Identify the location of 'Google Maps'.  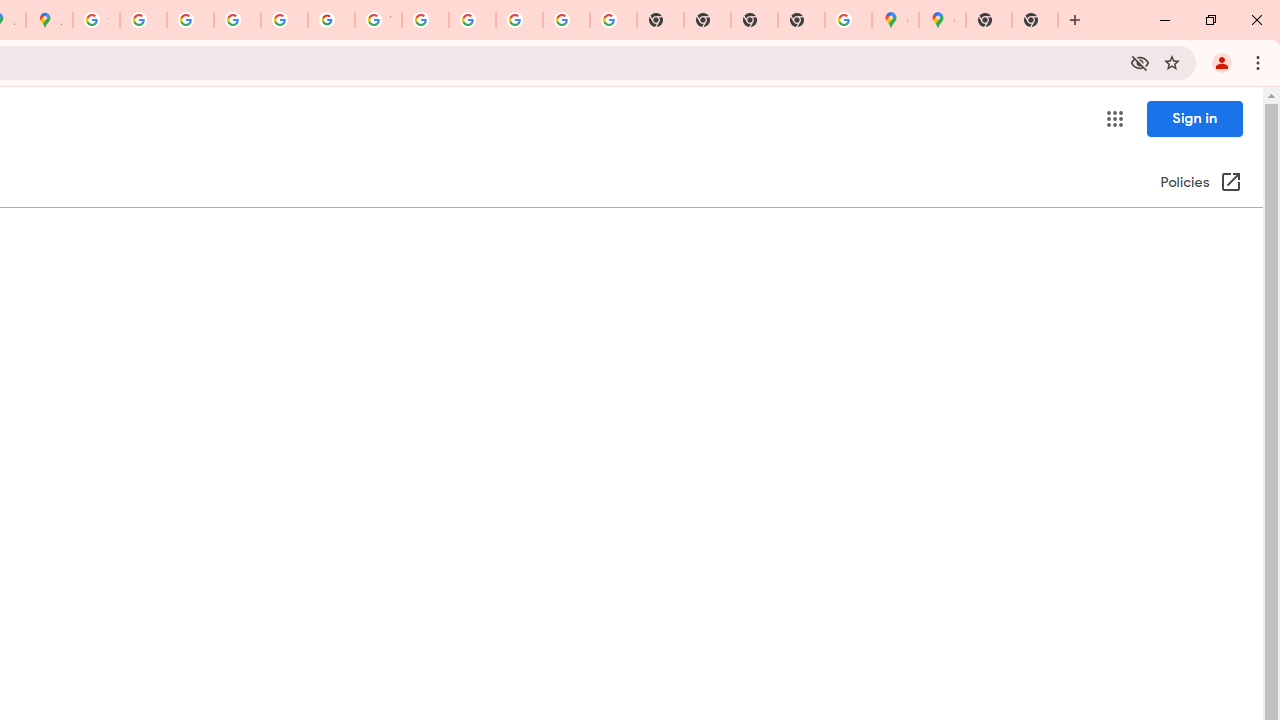
(941, 20).